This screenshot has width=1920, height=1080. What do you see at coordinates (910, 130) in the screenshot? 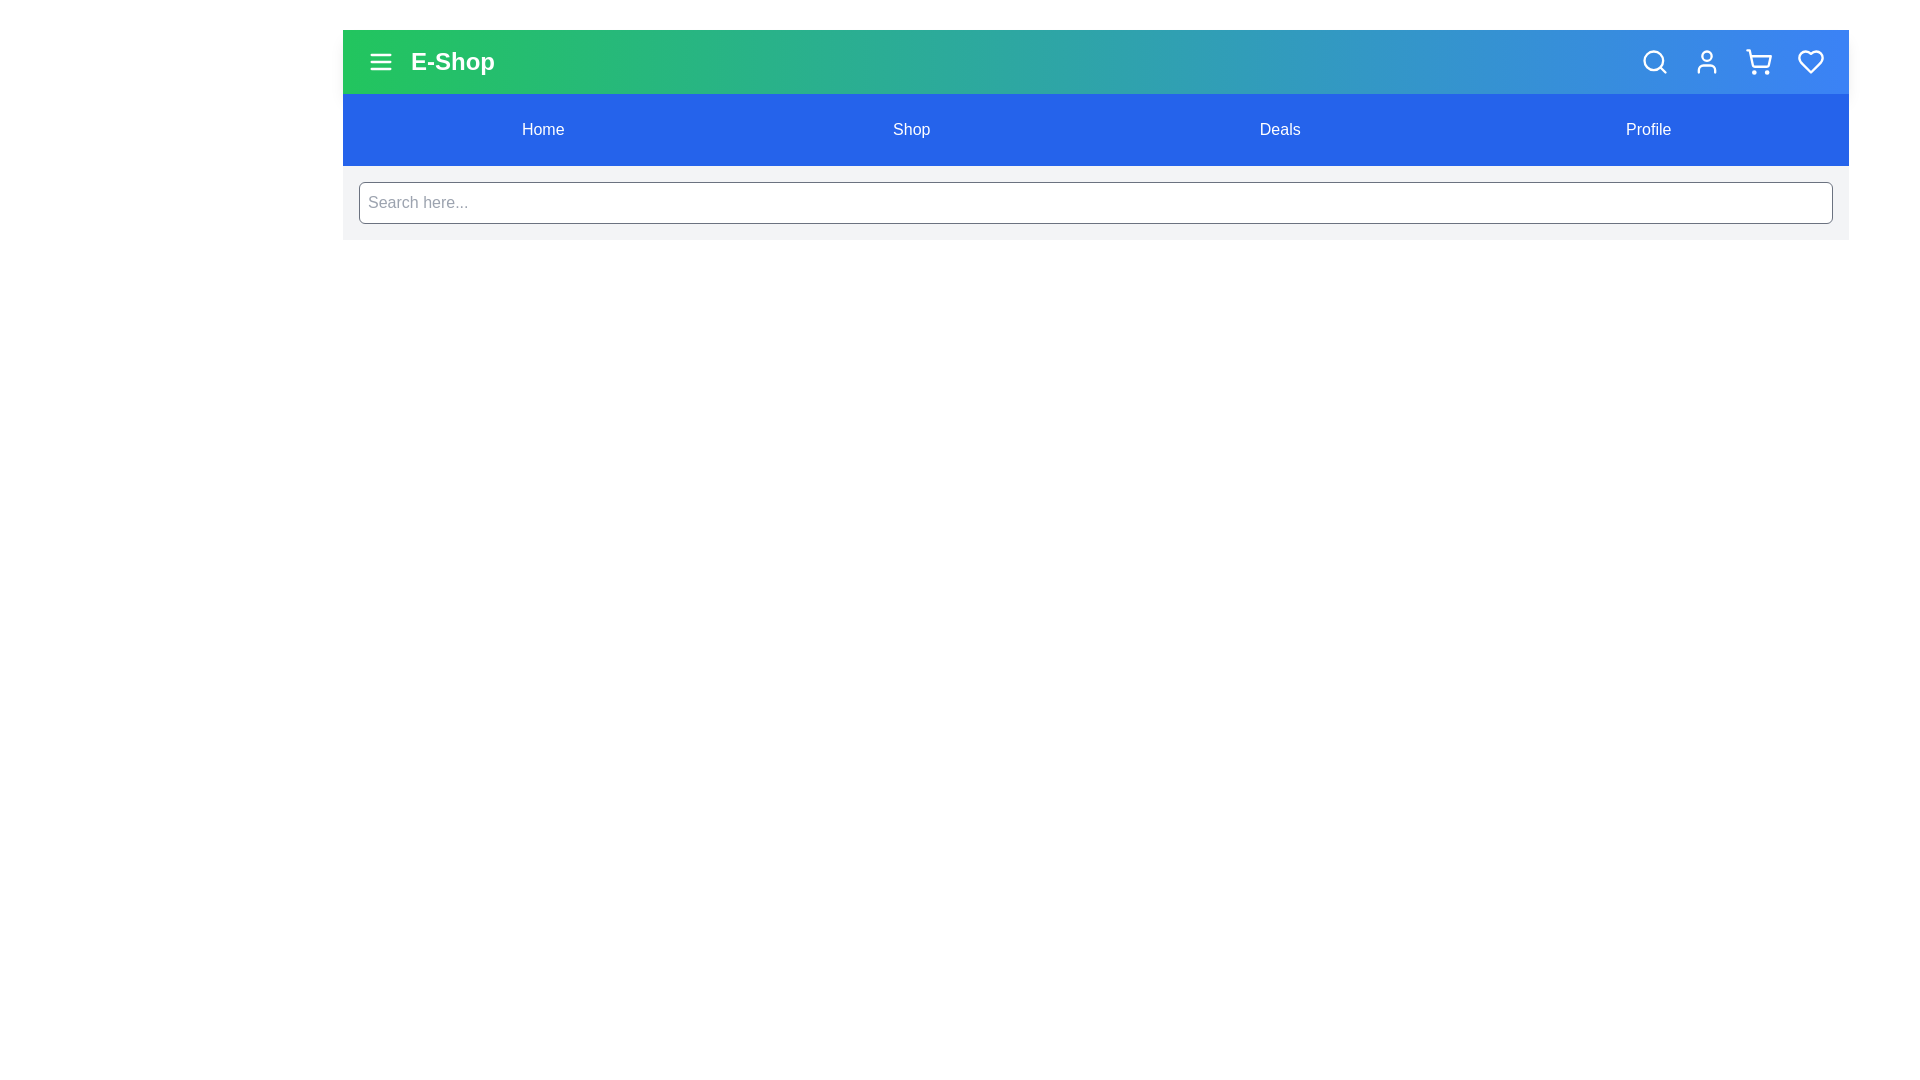
I see `the menu option Shop to navigate to the respective section` at bounding box center [910, 130].